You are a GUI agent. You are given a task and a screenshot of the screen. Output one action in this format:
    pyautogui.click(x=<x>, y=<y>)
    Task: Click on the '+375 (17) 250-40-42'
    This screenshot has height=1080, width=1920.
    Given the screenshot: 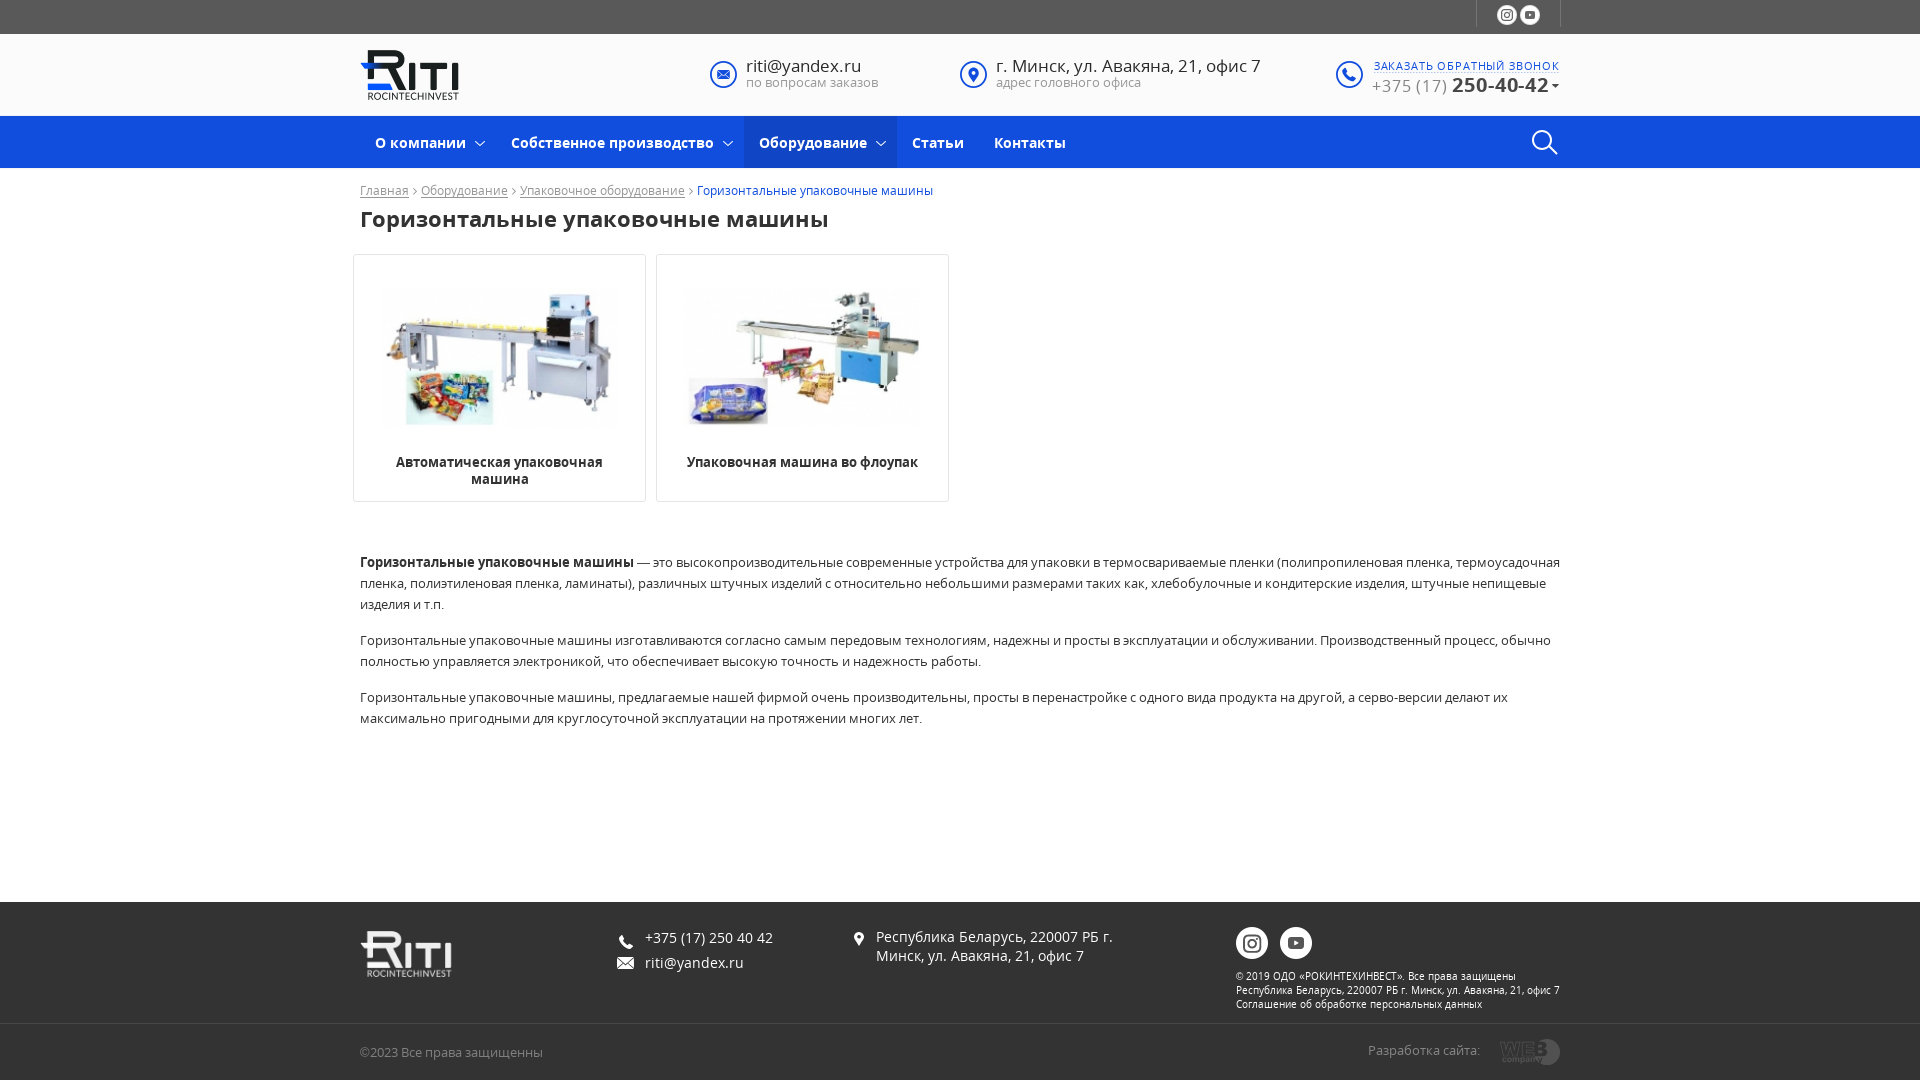 What is the action you would take?
    pyautogui.click(x=1465, y=83)
    